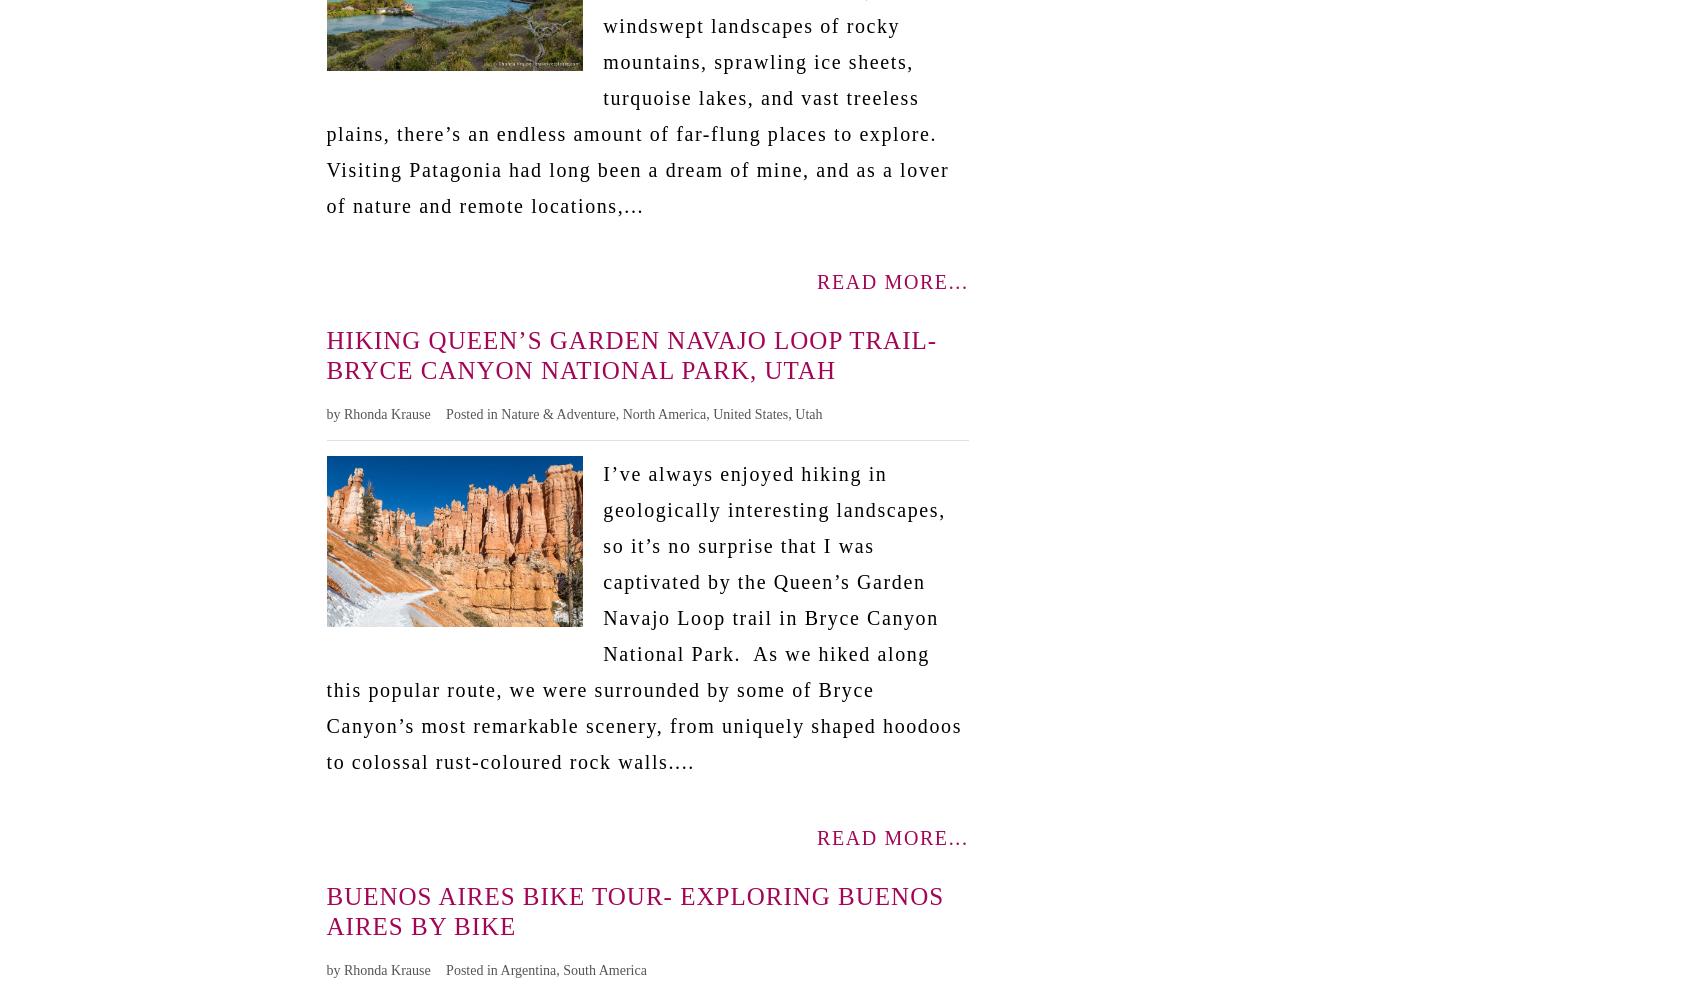 The height and width of the screenshot is (990, 1695). I want to click on 'Nature & Adventure', so click(557, 412).